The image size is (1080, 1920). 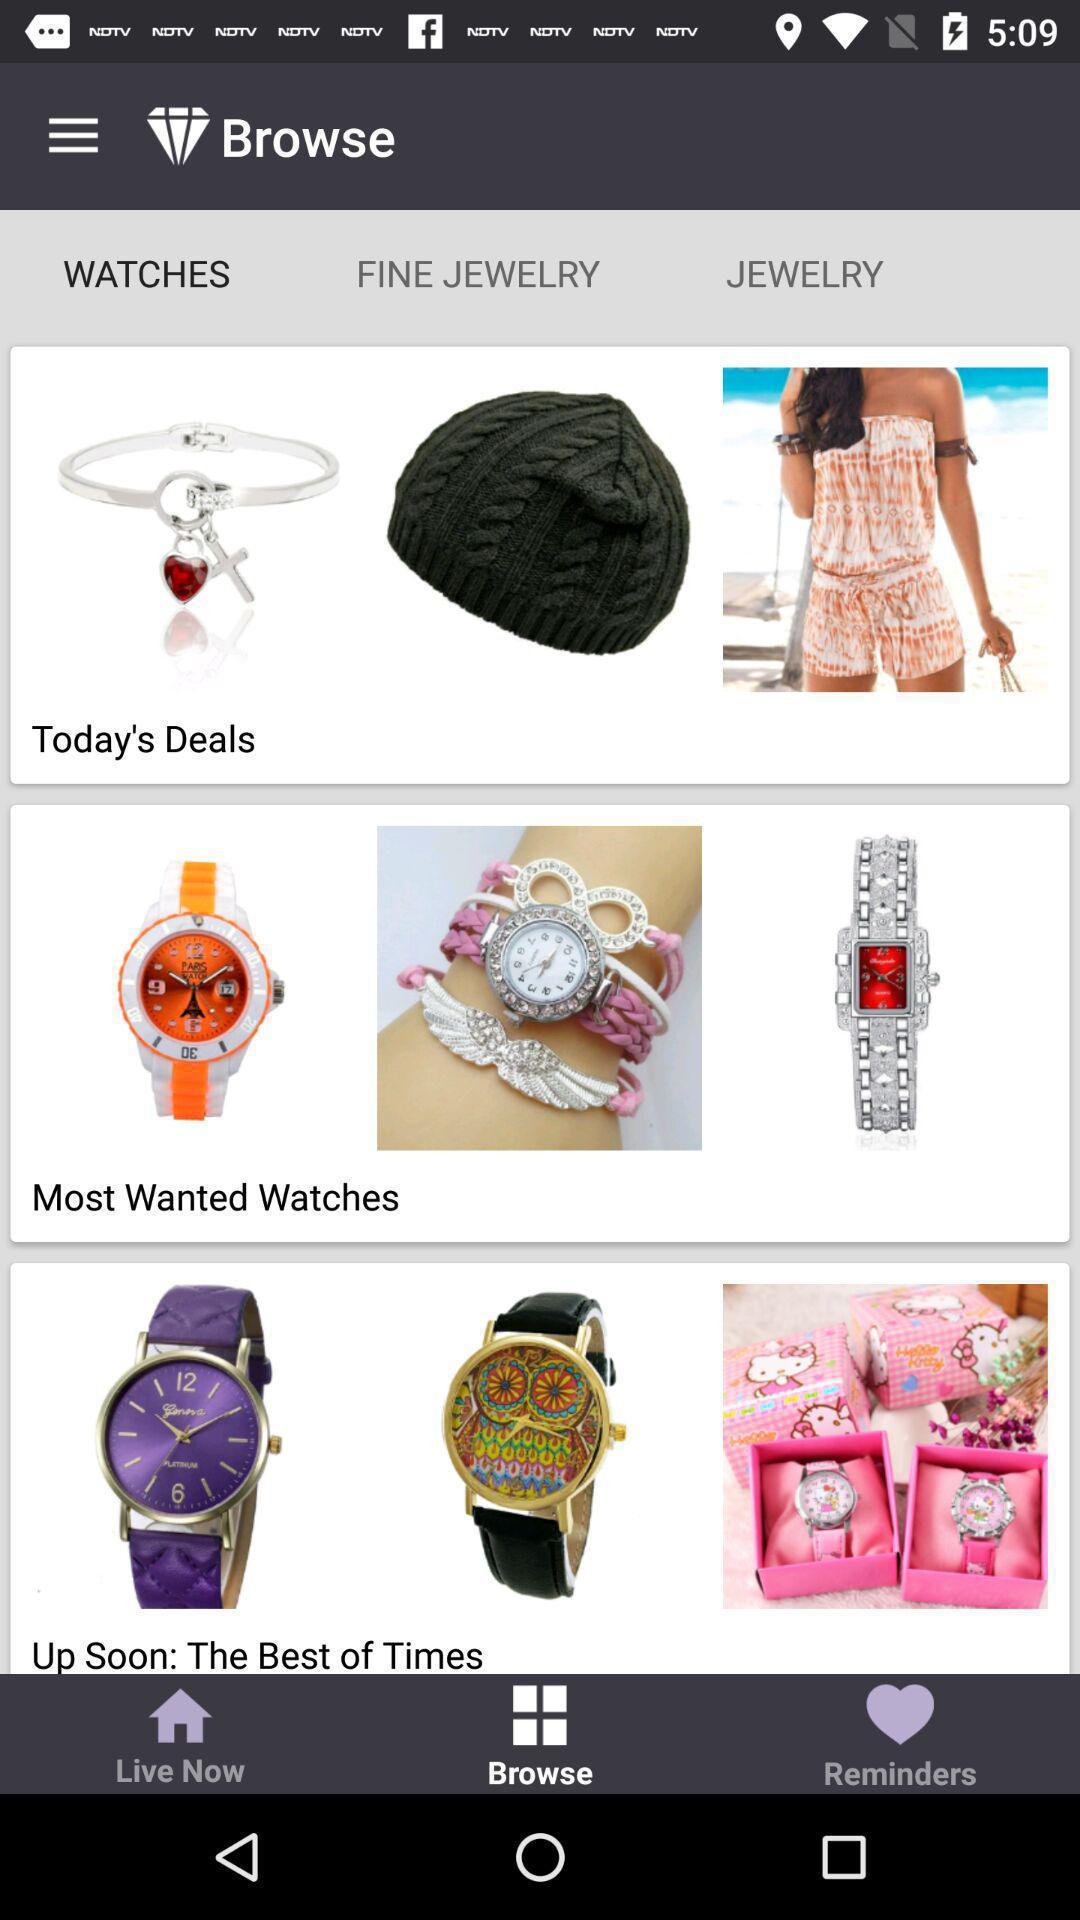 I want to click on the icon to the left of the jewelry icon, so click(x=478, y=272).